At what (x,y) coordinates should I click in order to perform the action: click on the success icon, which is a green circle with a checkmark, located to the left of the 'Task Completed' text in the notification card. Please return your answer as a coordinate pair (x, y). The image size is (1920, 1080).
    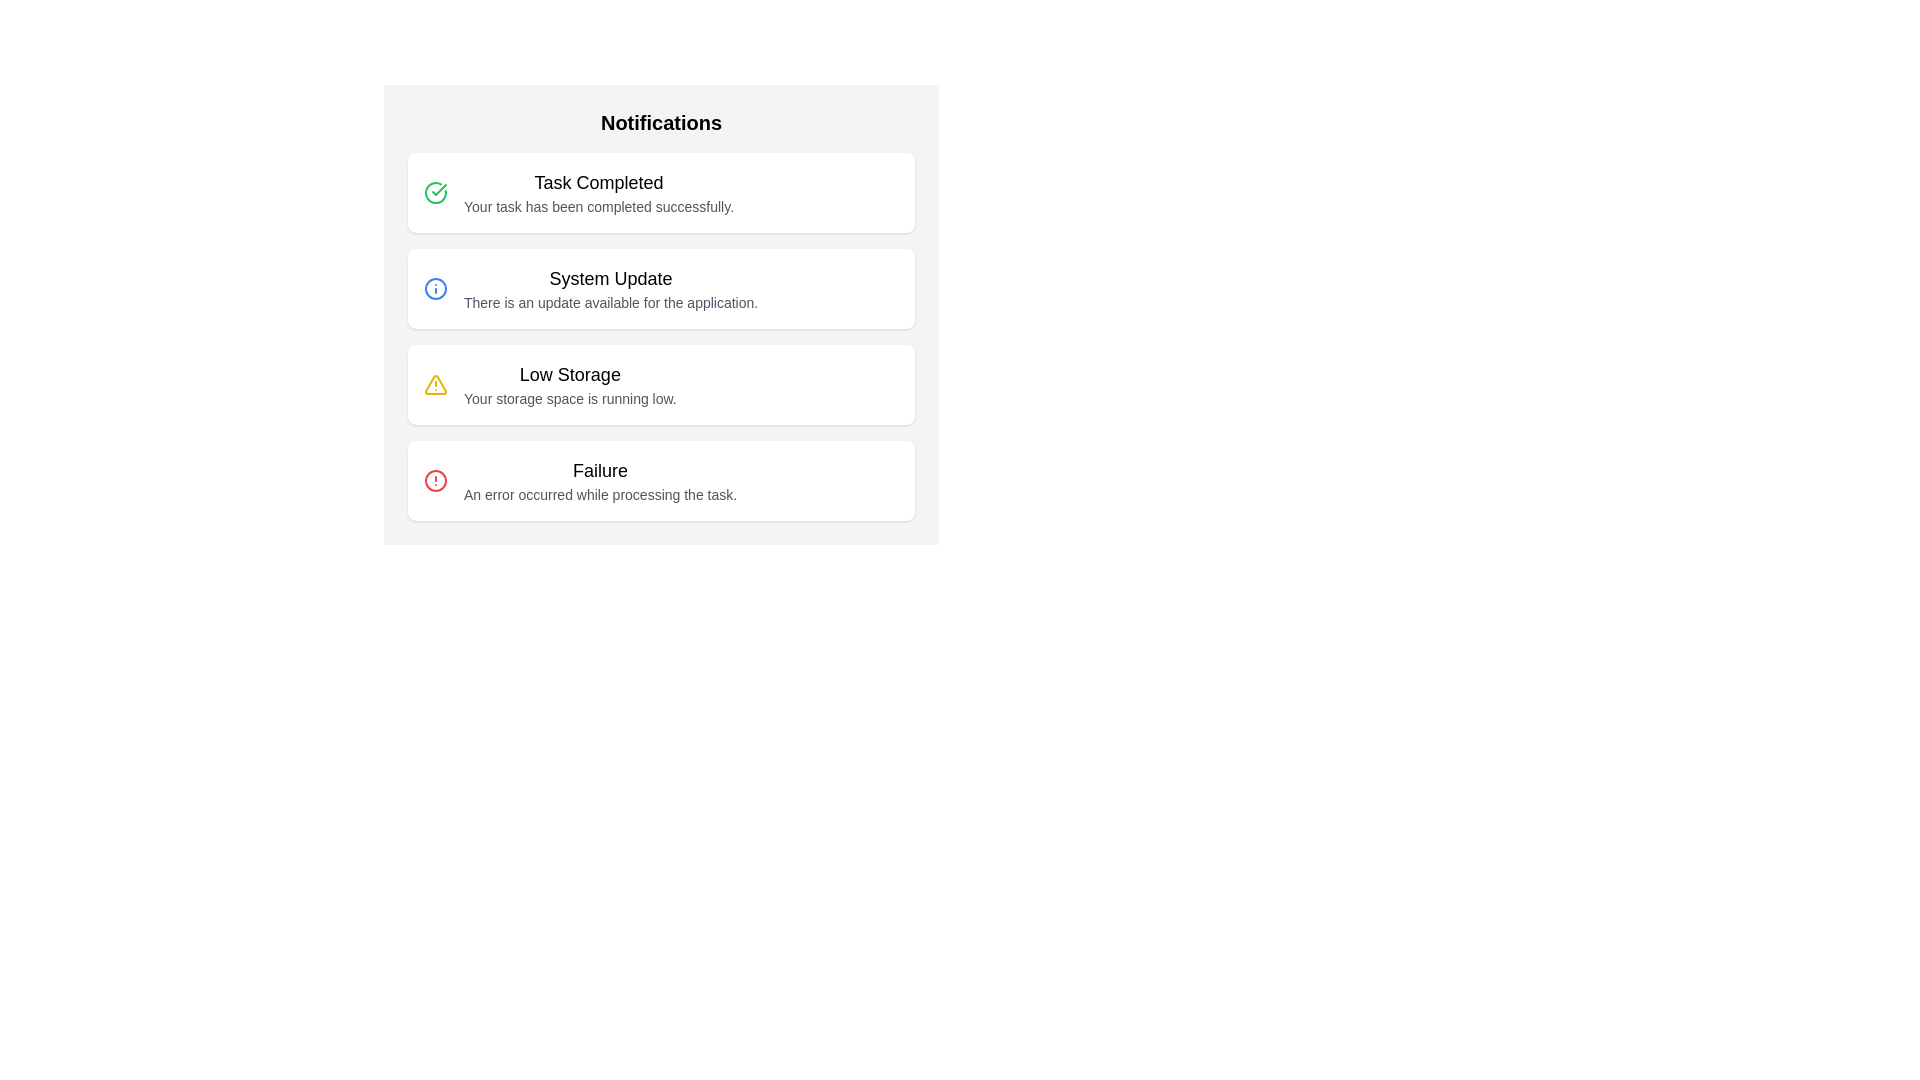
    Looking at the image, I should click on (435, 192).